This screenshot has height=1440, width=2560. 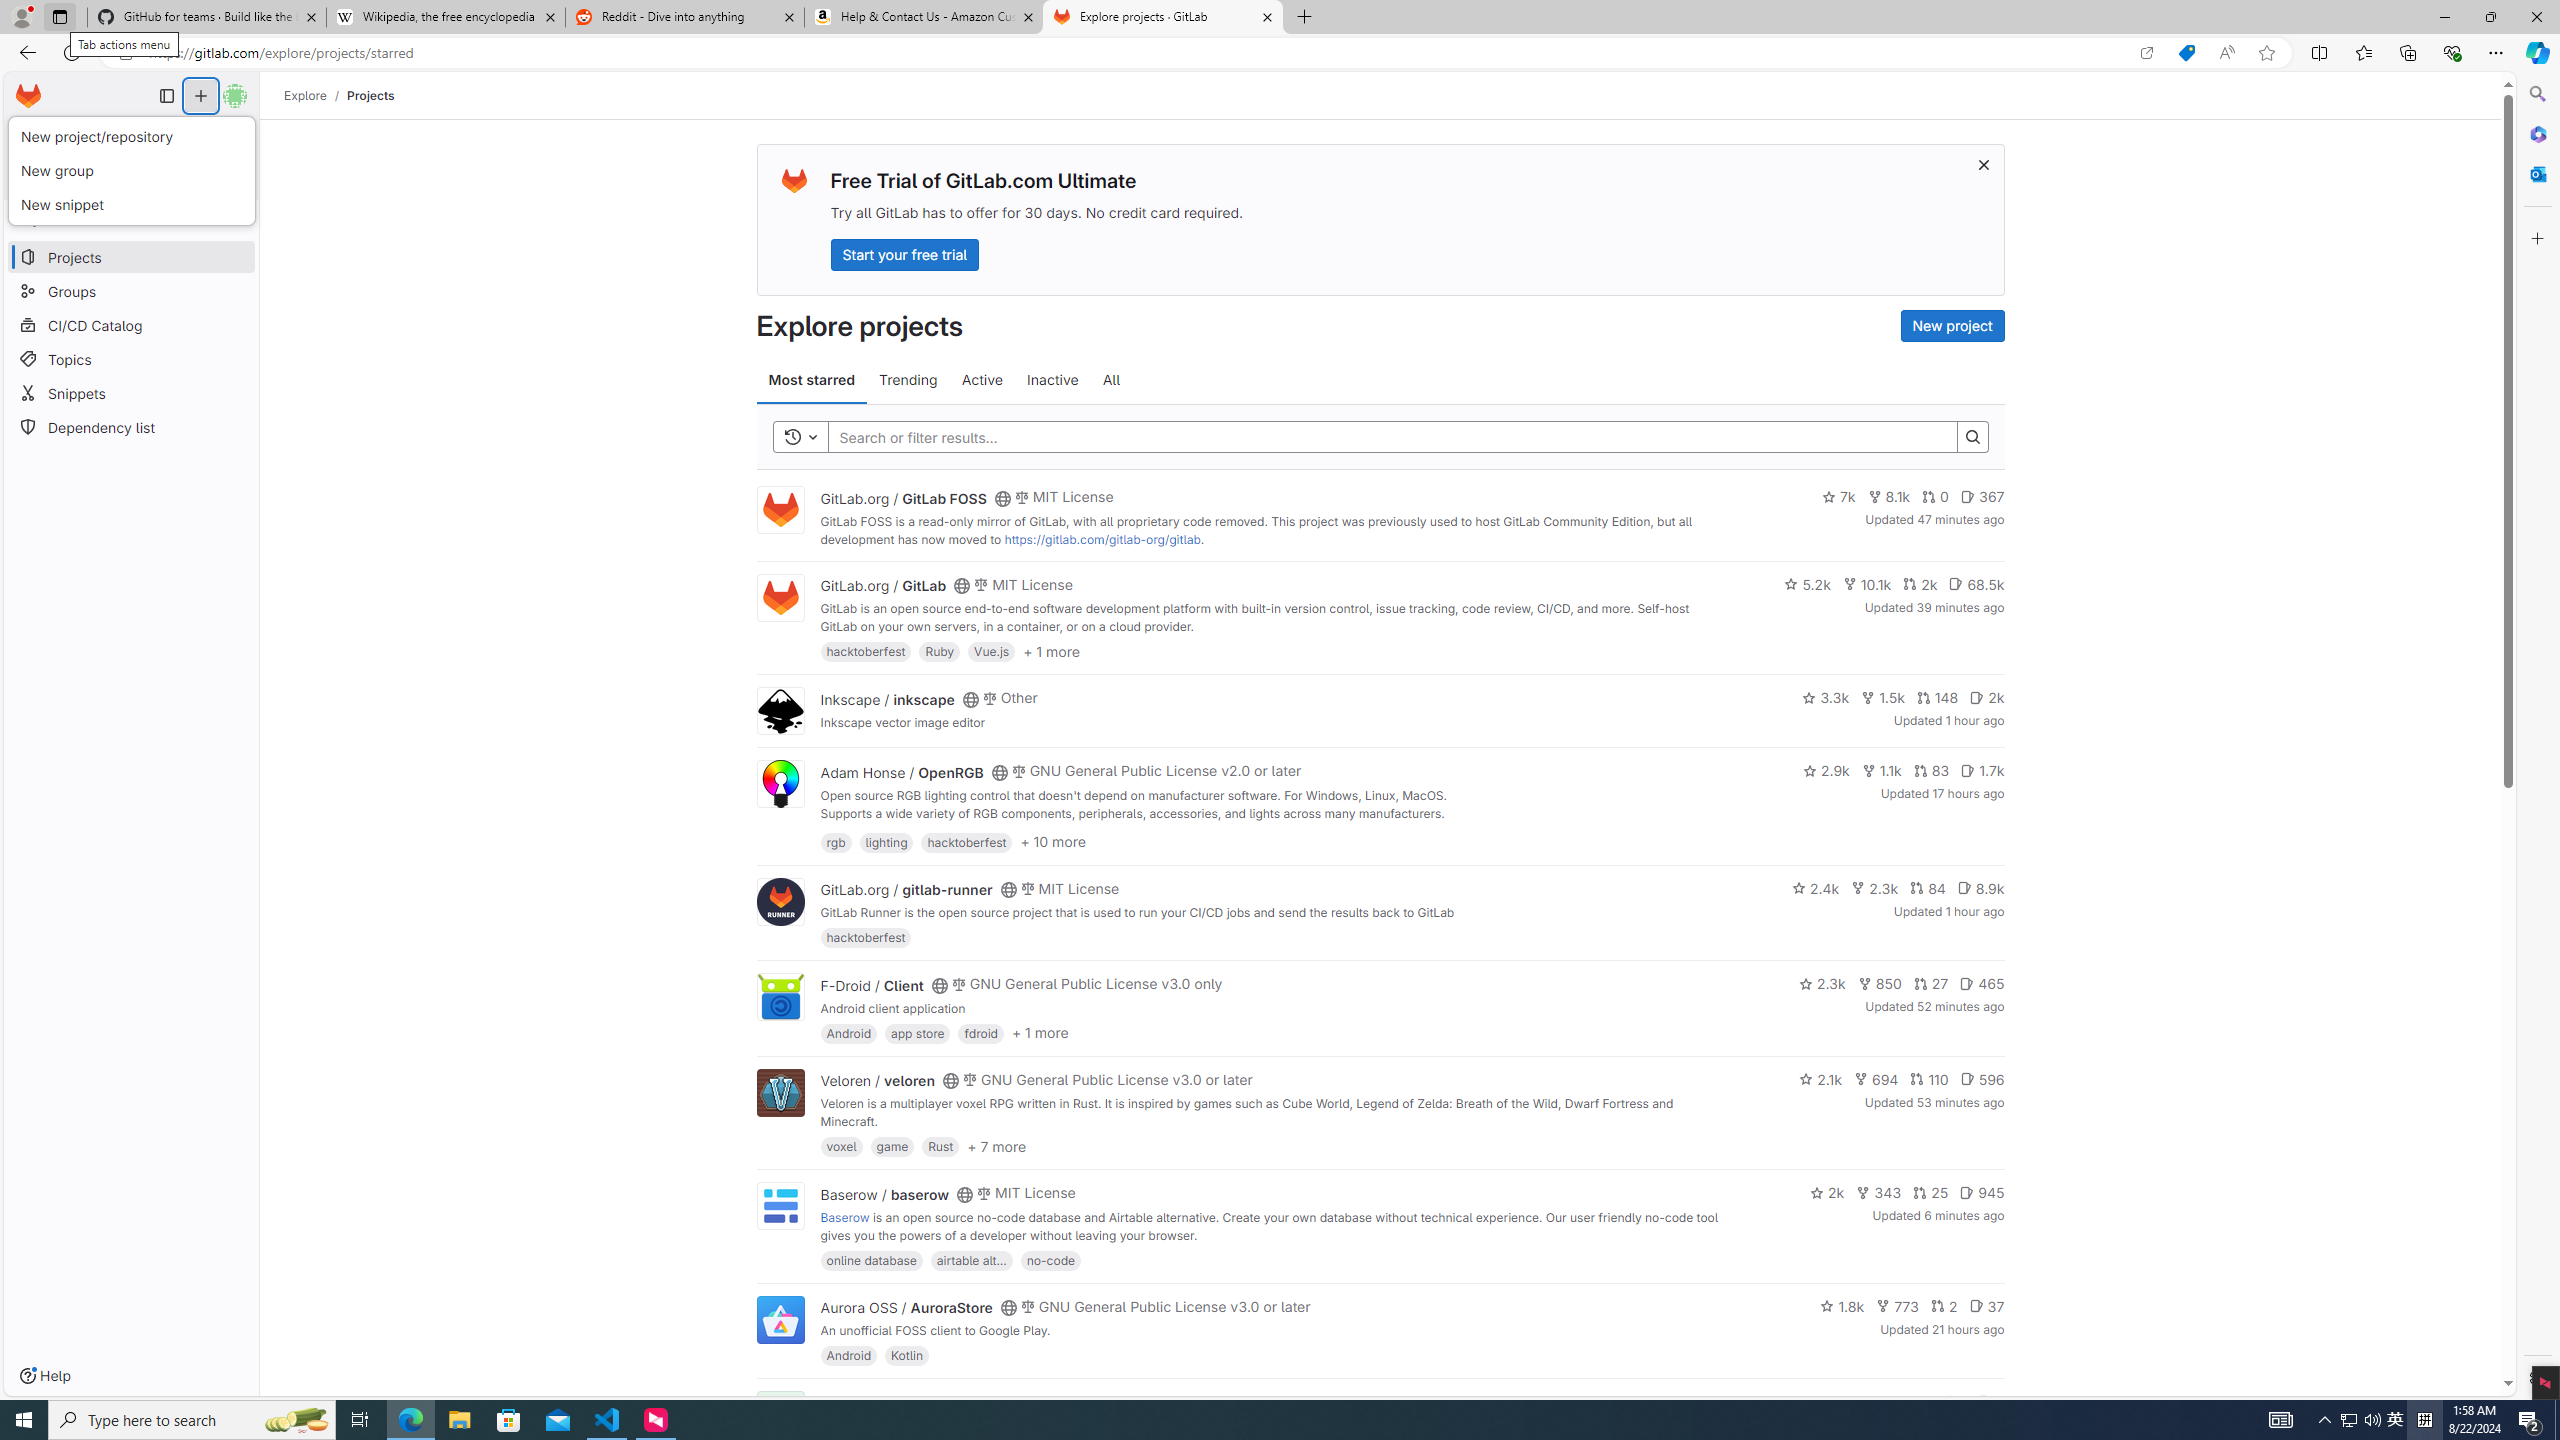 What do you see at coordinates (1842, 1305) in the screenshot?
I see `'1.8k'` at bounding box center [1842, 1305].